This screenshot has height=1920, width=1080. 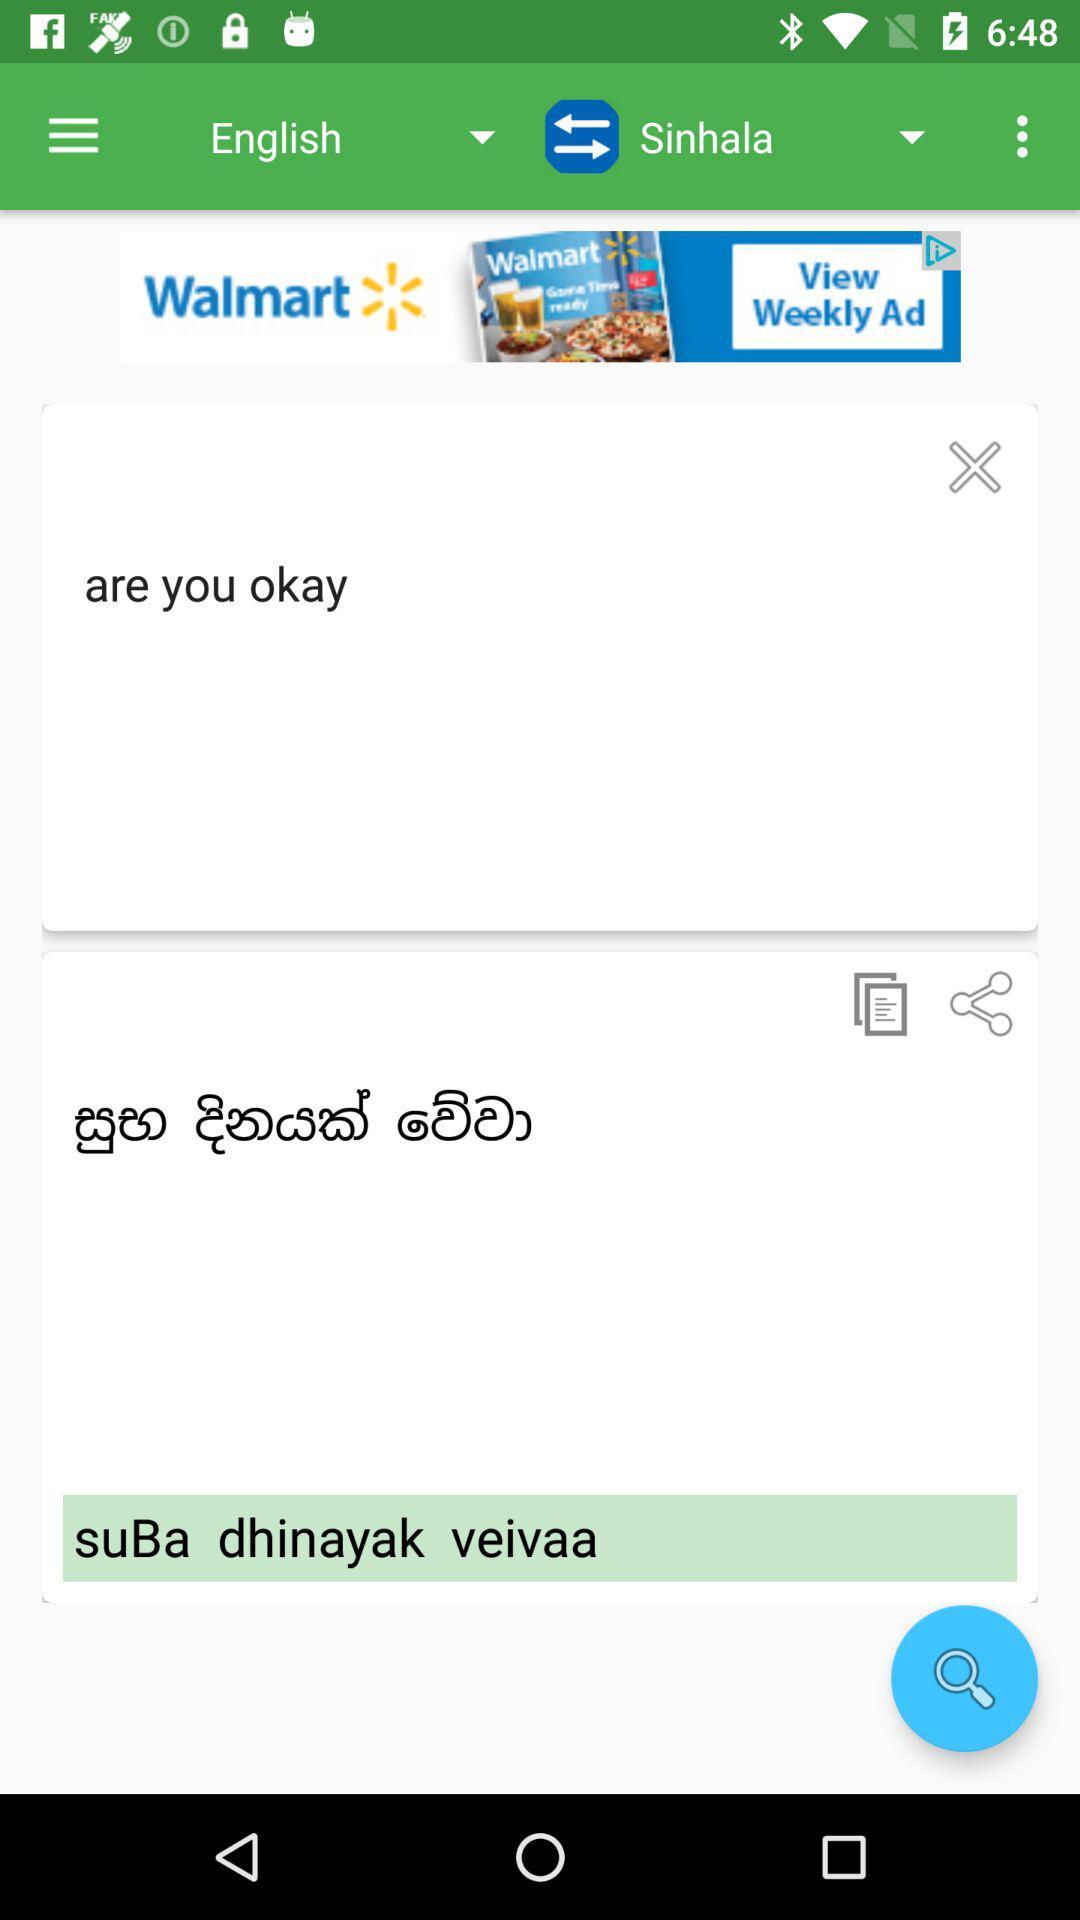 I want to click on switch language, so click(x=582, y=135).